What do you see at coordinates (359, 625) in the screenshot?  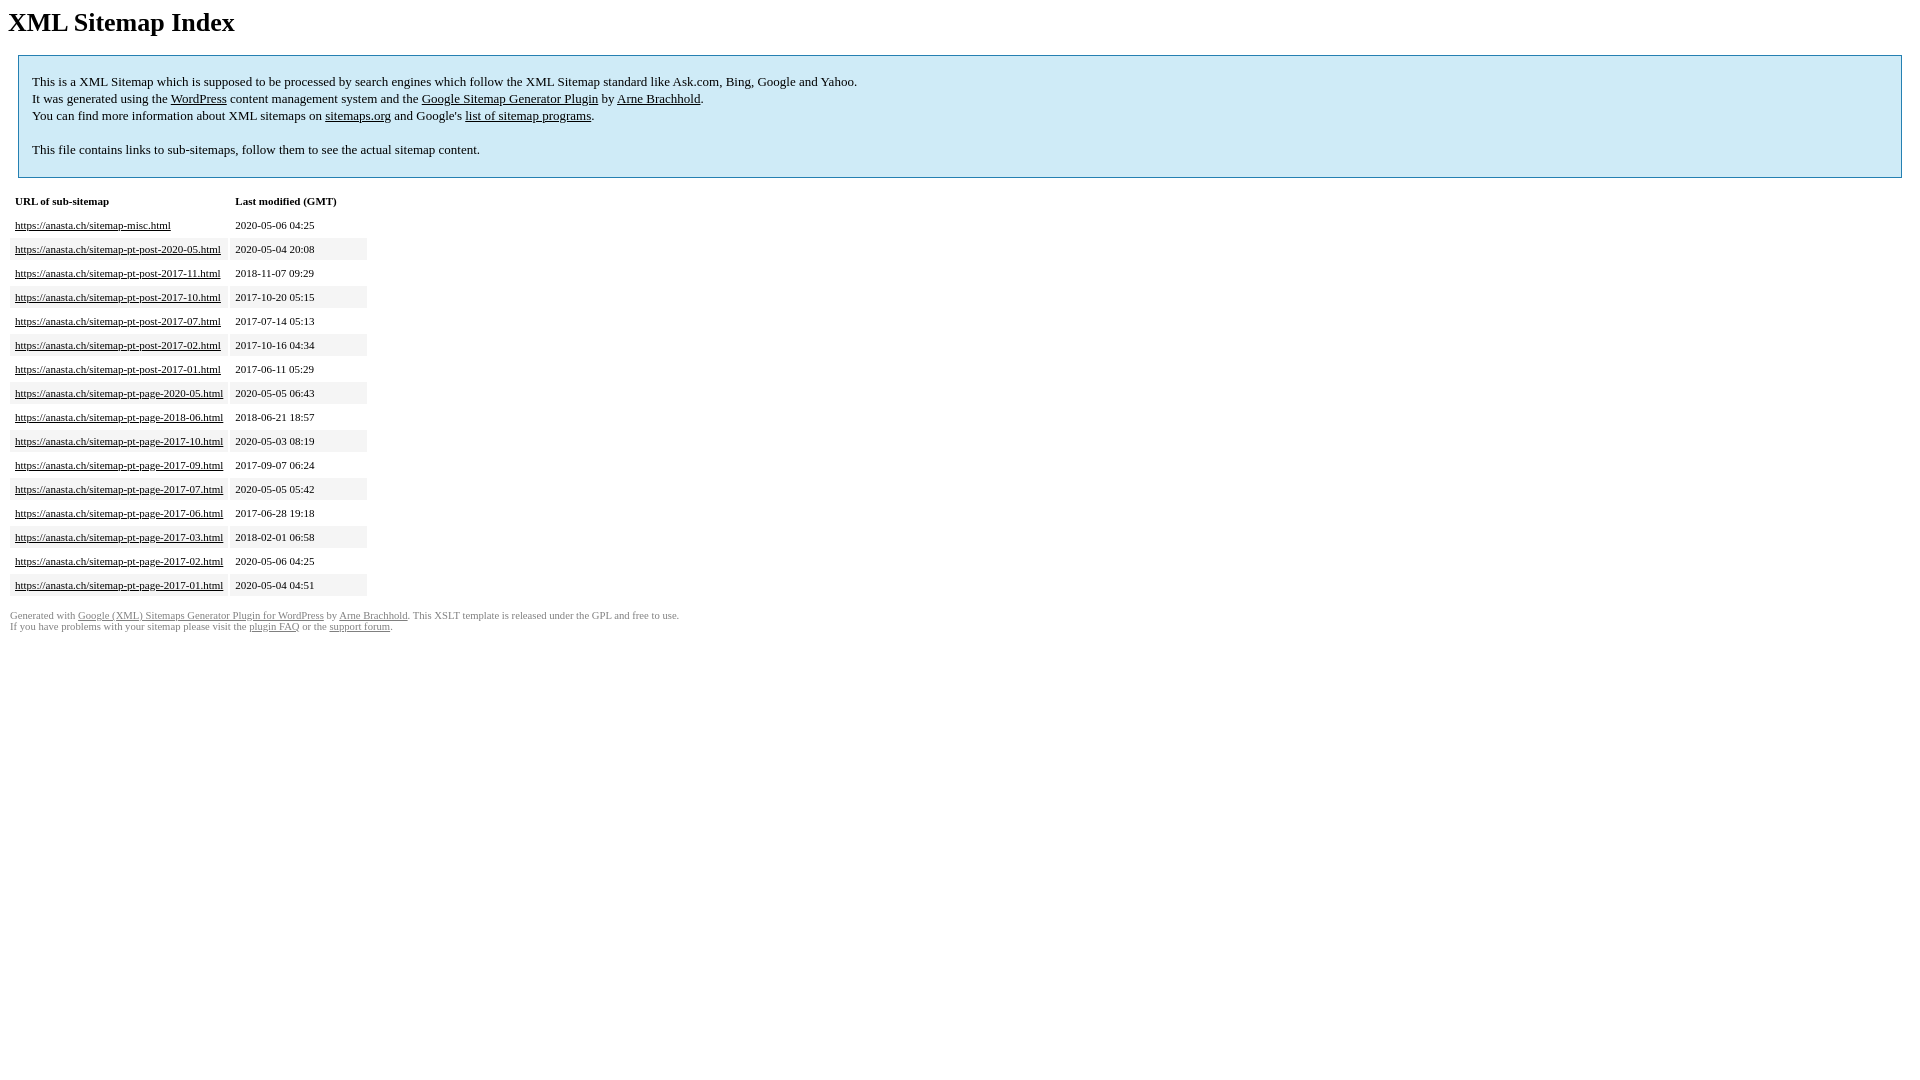 I see `'support forum'` at bounding box center [359, 625].